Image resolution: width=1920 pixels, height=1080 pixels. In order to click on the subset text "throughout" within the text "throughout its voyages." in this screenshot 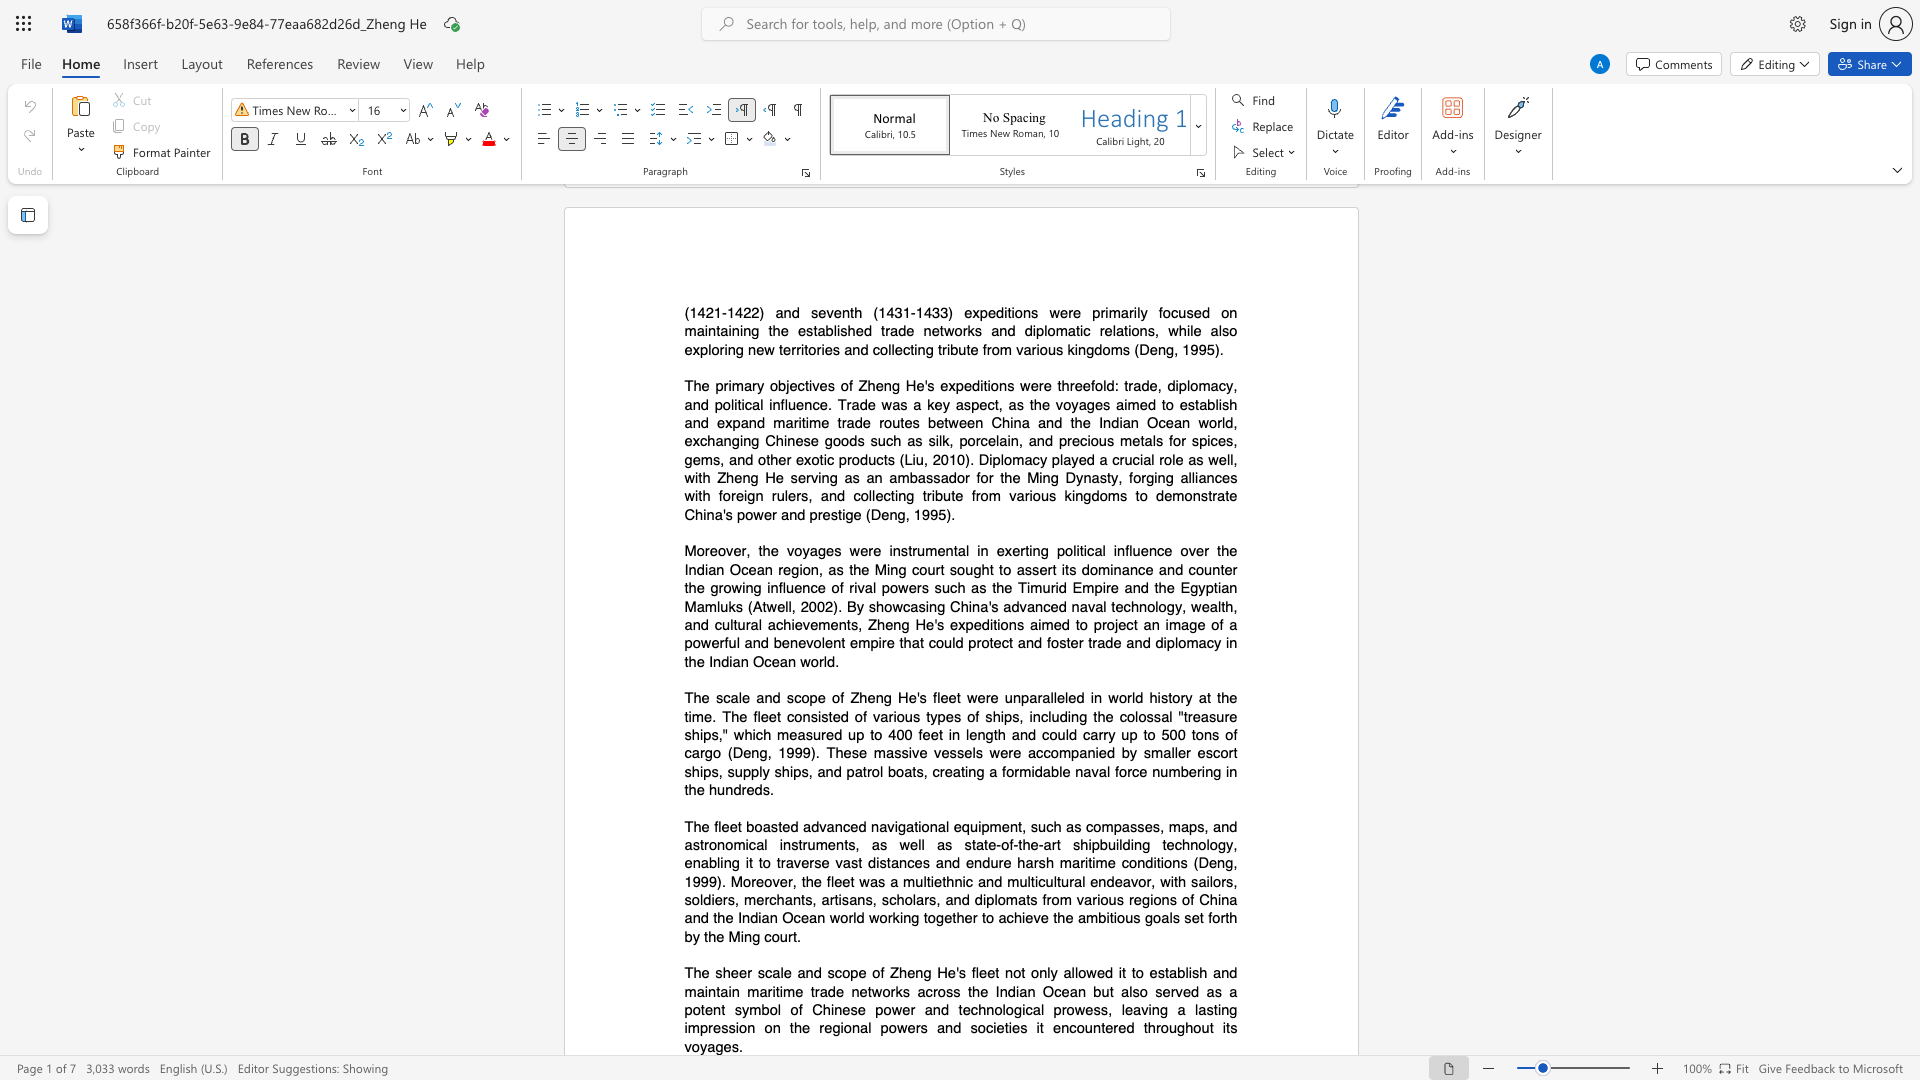, I will do `click(1143, 1028)`.